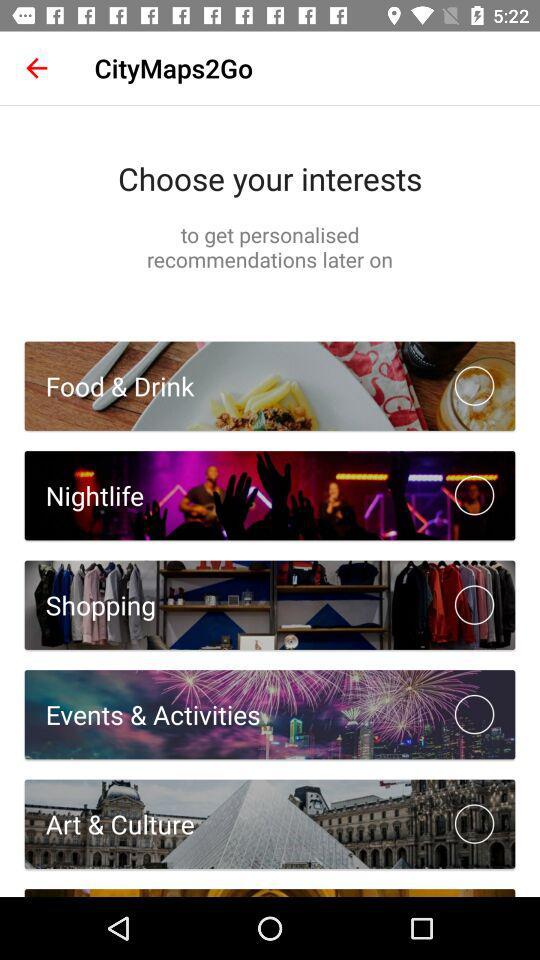 This screenshot has width=540, height=960. I want to click on icon above to get personalised item, so click(270, 177).